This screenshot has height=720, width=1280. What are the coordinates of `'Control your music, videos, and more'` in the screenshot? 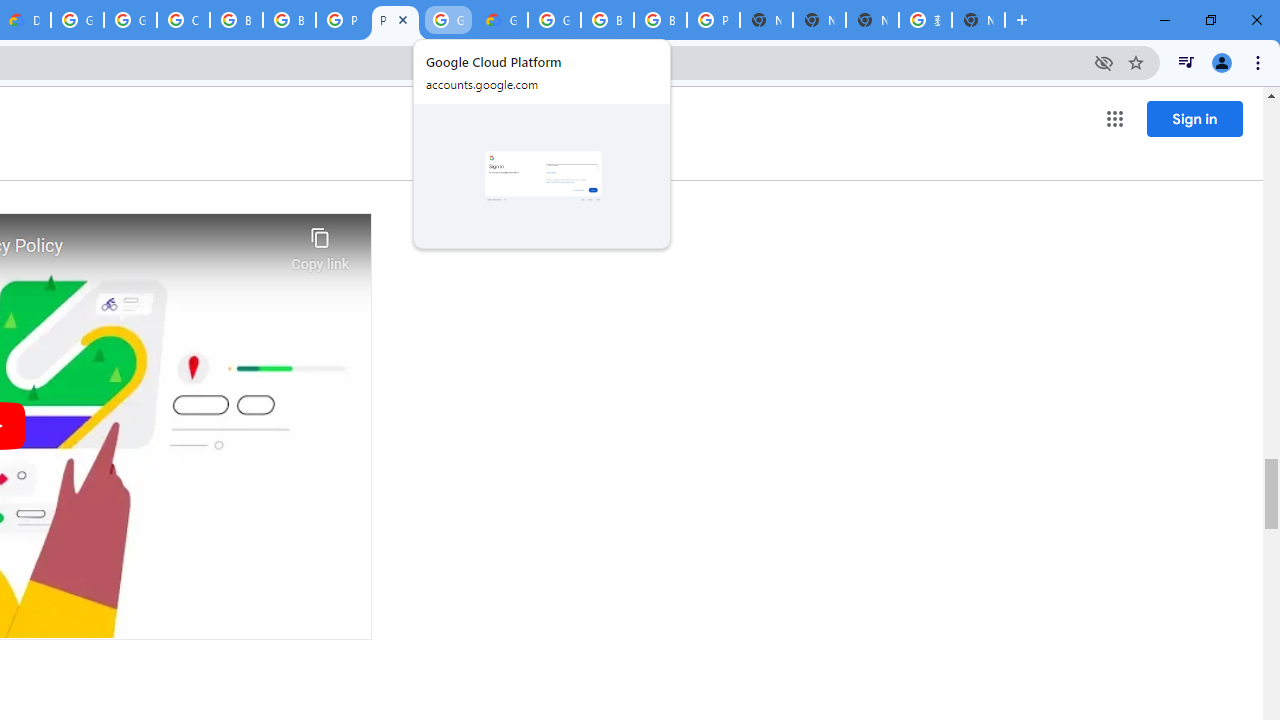 It's located at (1185, 61).